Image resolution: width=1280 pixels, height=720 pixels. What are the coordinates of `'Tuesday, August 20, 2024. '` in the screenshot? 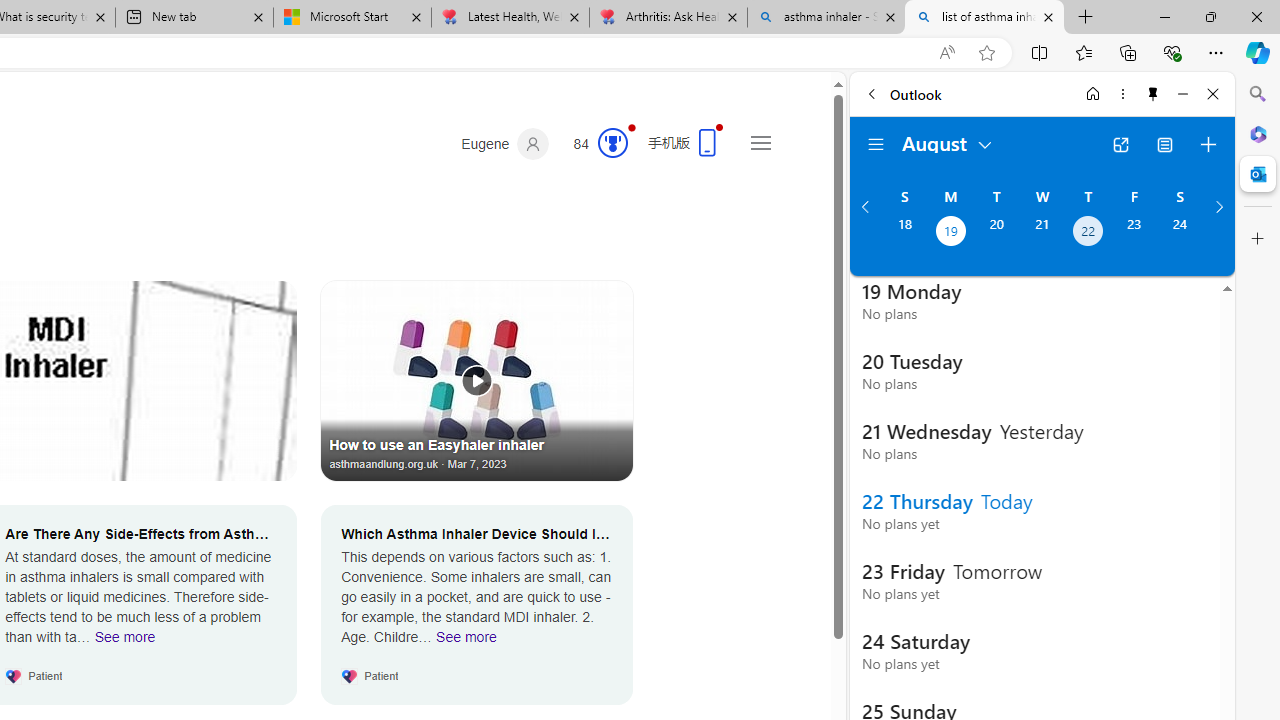 It's located at (996, 232).